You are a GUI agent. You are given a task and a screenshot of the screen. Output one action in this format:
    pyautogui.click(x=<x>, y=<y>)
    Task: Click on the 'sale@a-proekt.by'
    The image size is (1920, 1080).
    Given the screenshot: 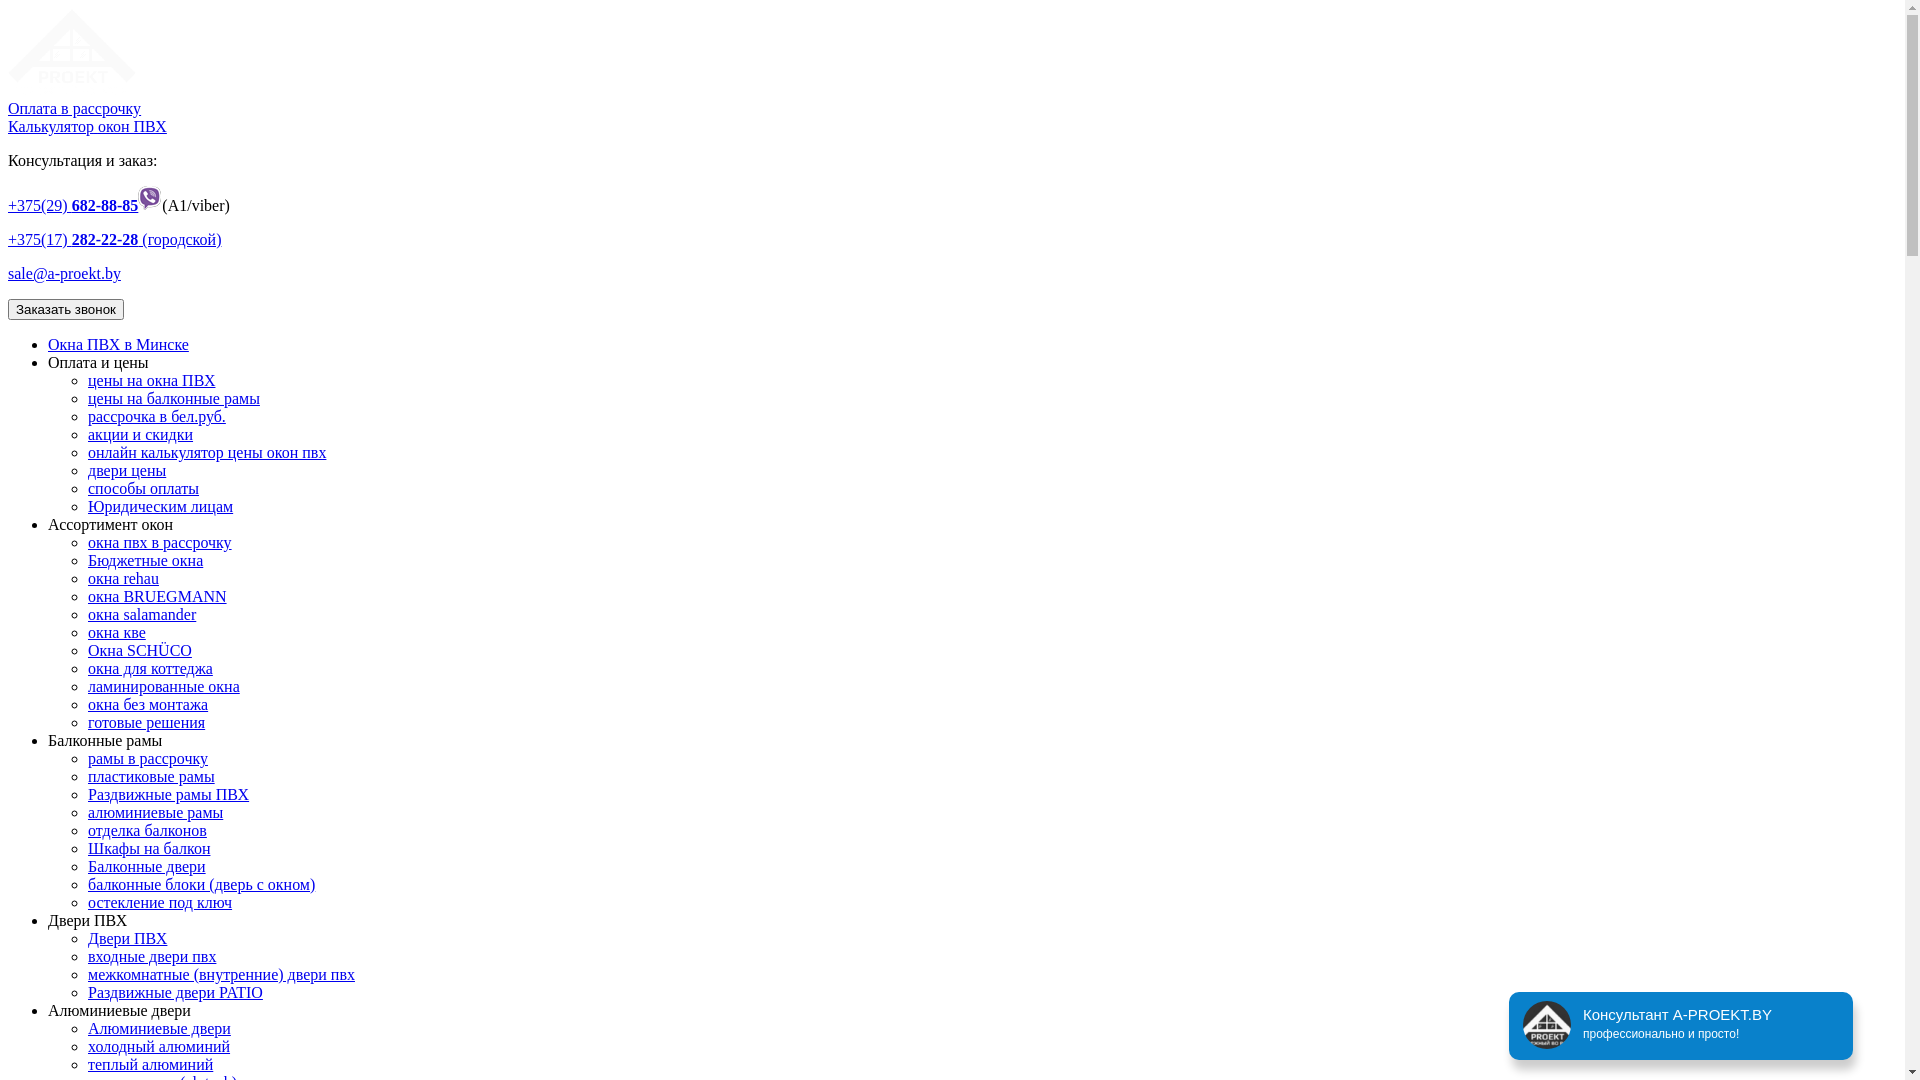 What is the action you would take?
    pyautogui.click(x=8, y=273)
    